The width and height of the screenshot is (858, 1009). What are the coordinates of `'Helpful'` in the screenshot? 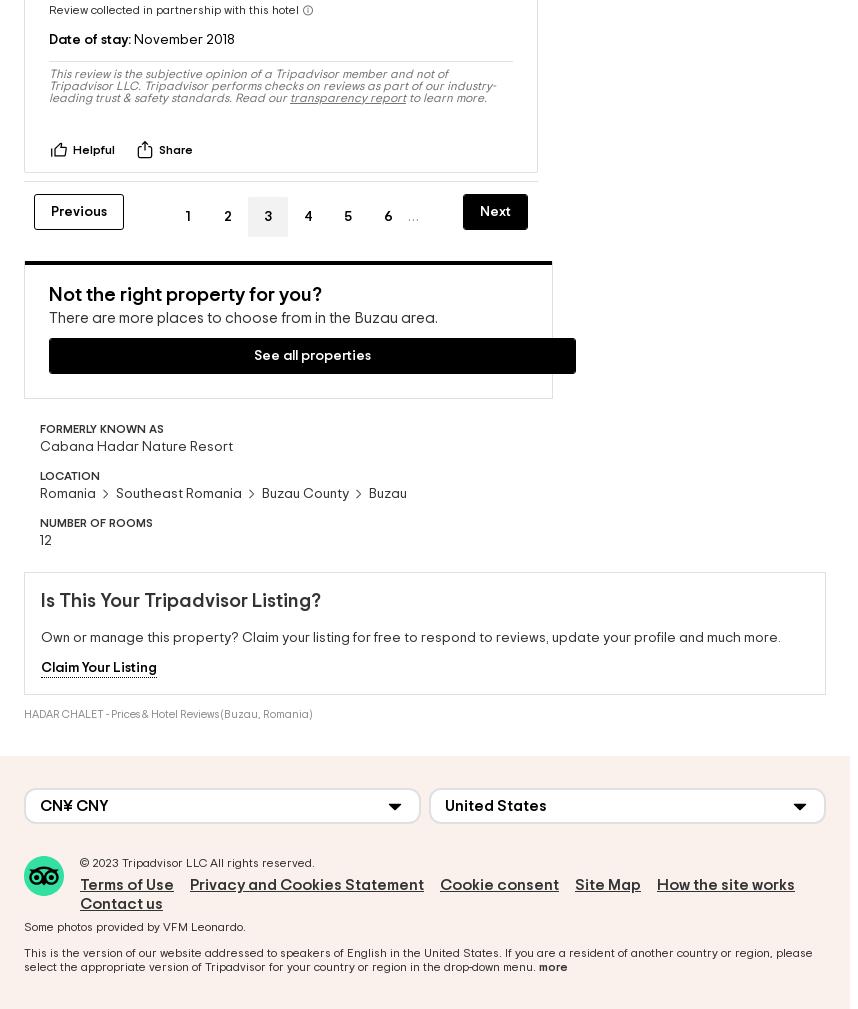 It's located at (94, 127).